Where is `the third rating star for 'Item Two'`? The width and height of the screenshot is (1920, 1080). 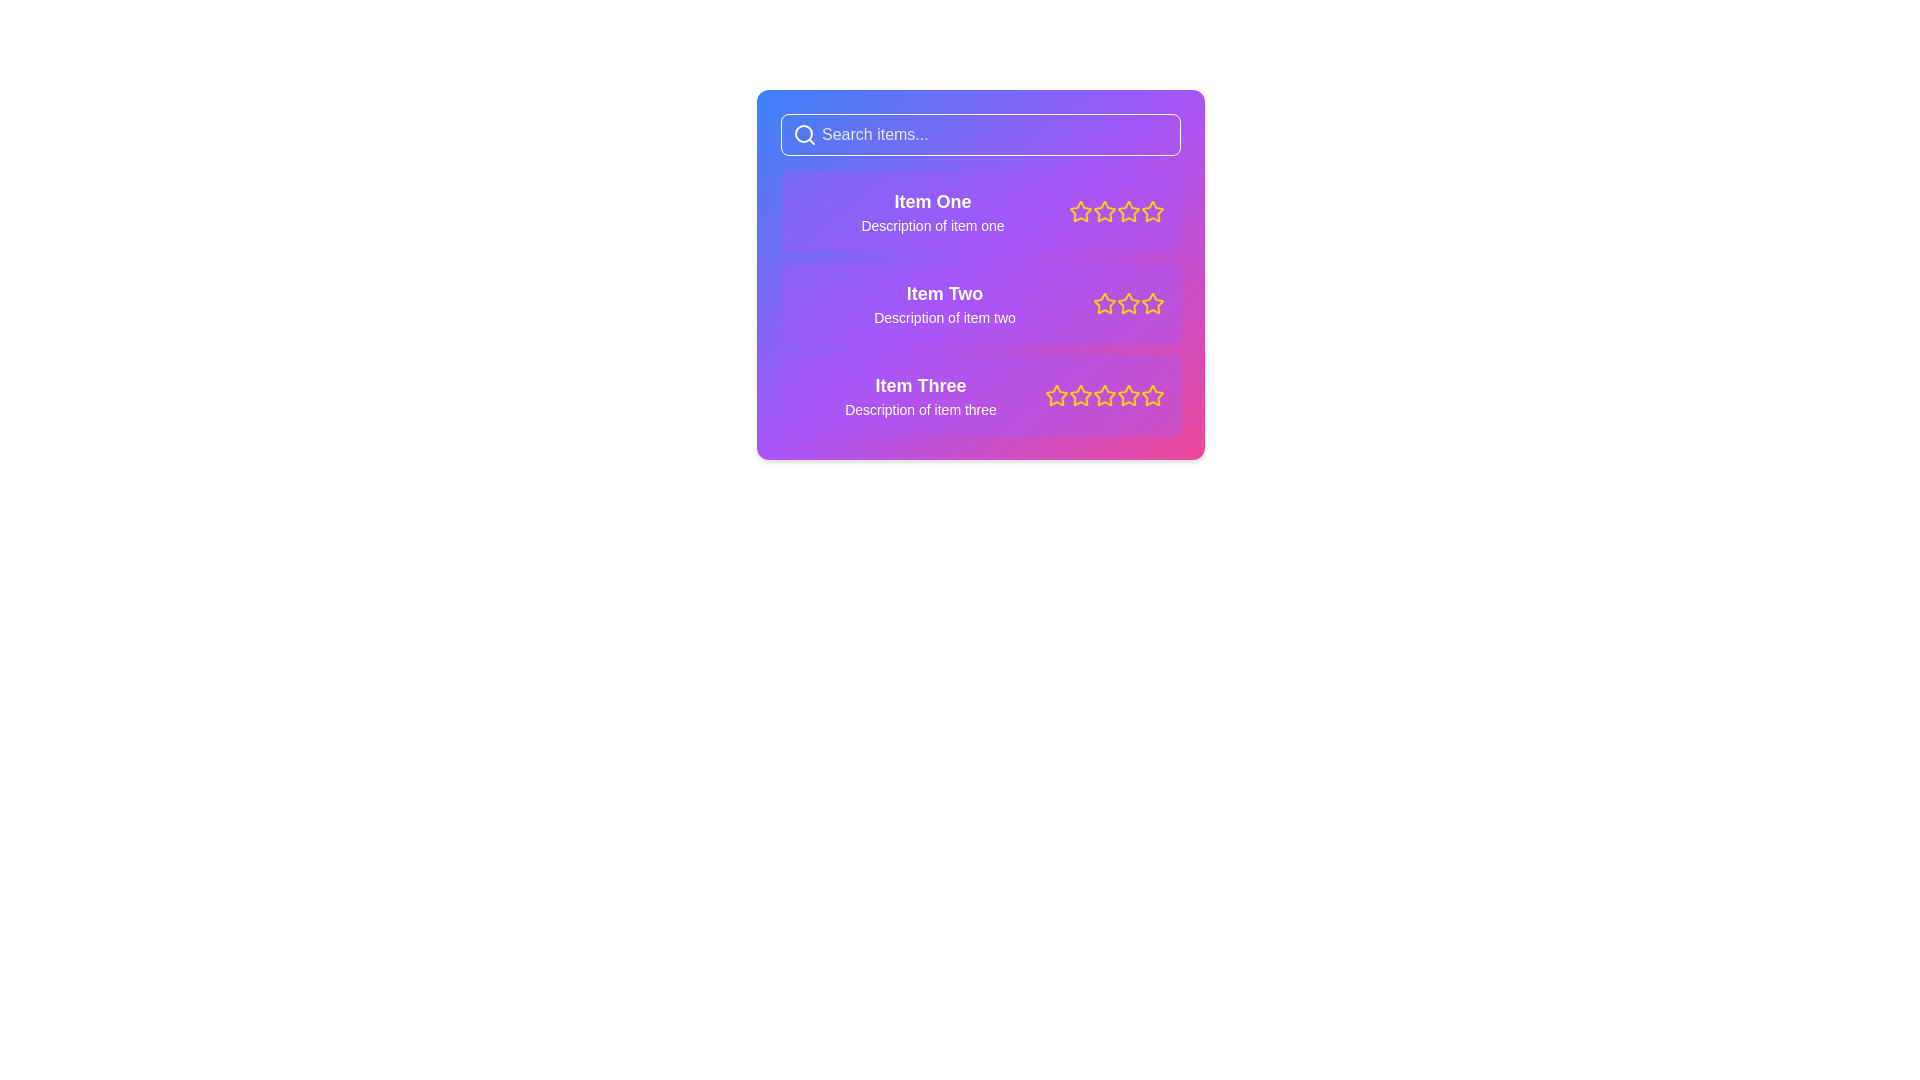
the third rating star for 'Item Two' is located at coordinates (1128, 303).